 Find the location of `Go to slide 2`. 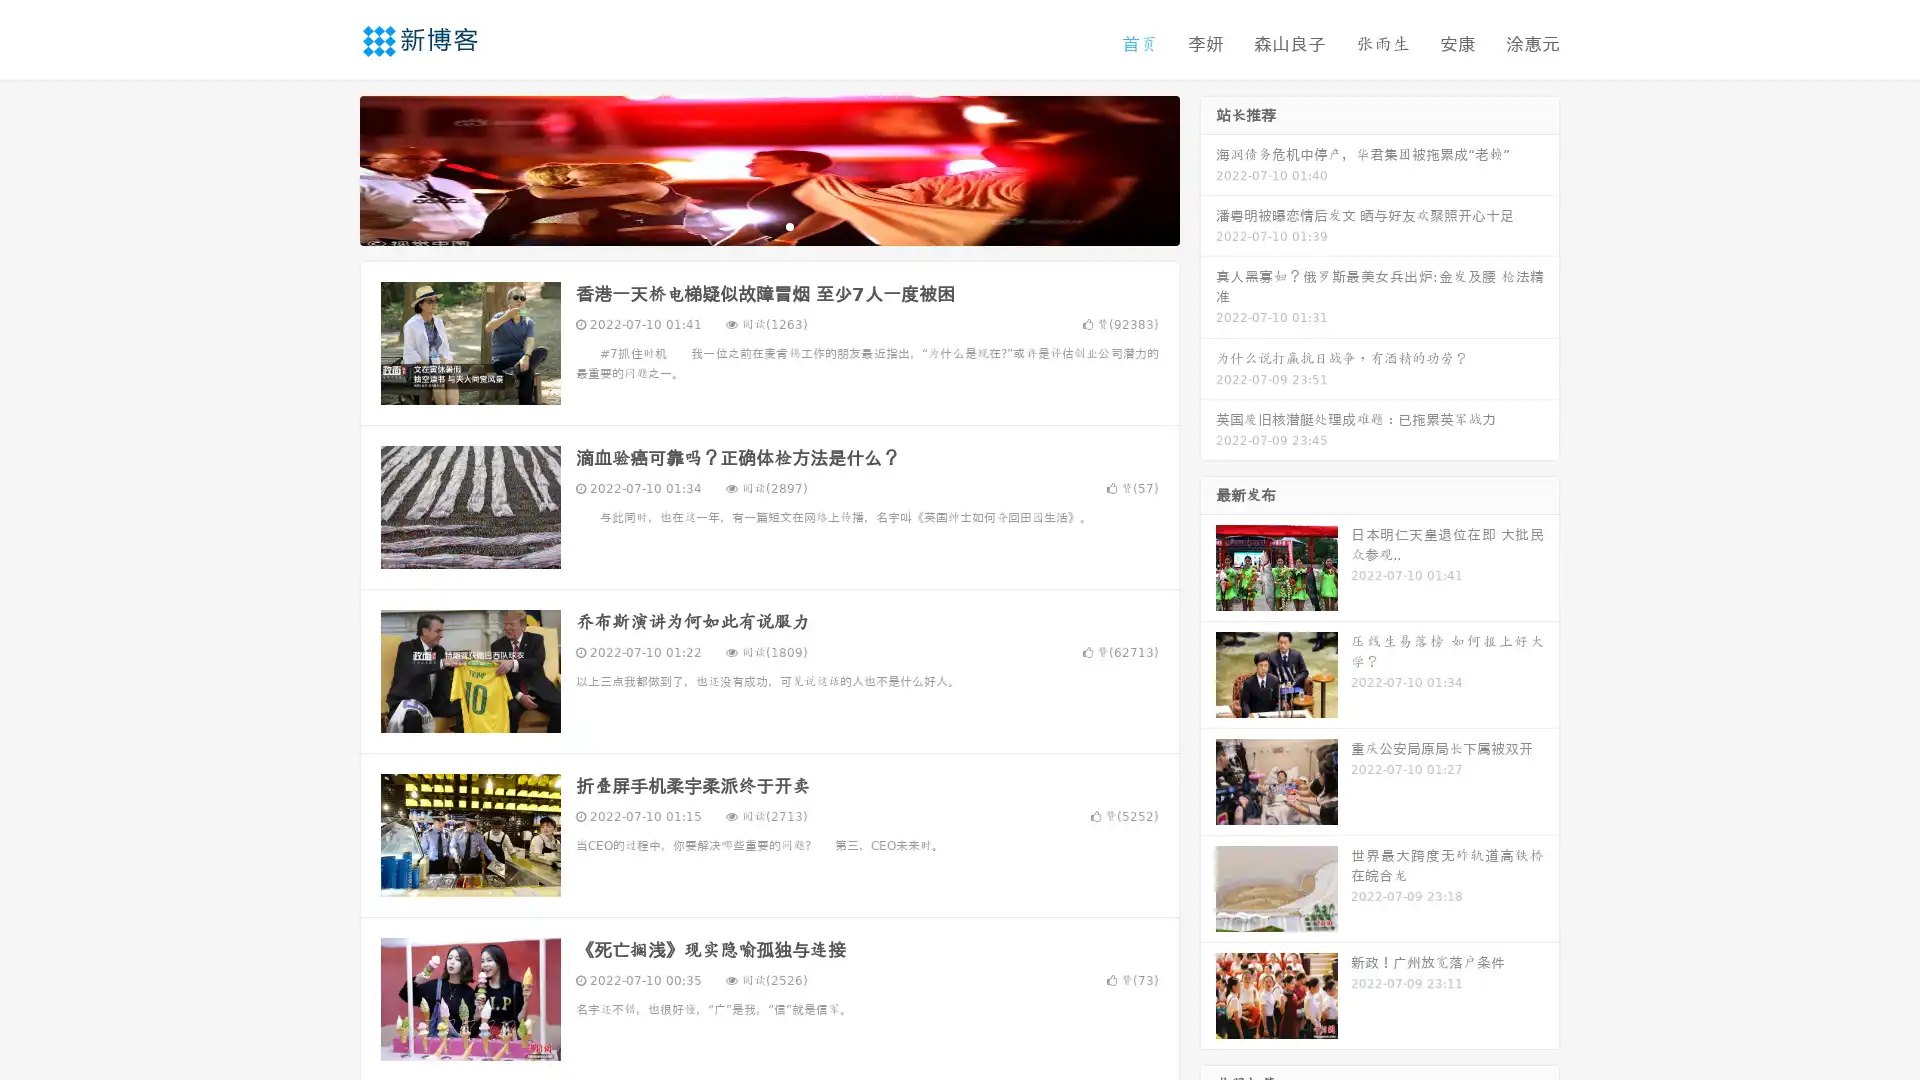

Go to slide 2 is located at coordinates (768, 225).